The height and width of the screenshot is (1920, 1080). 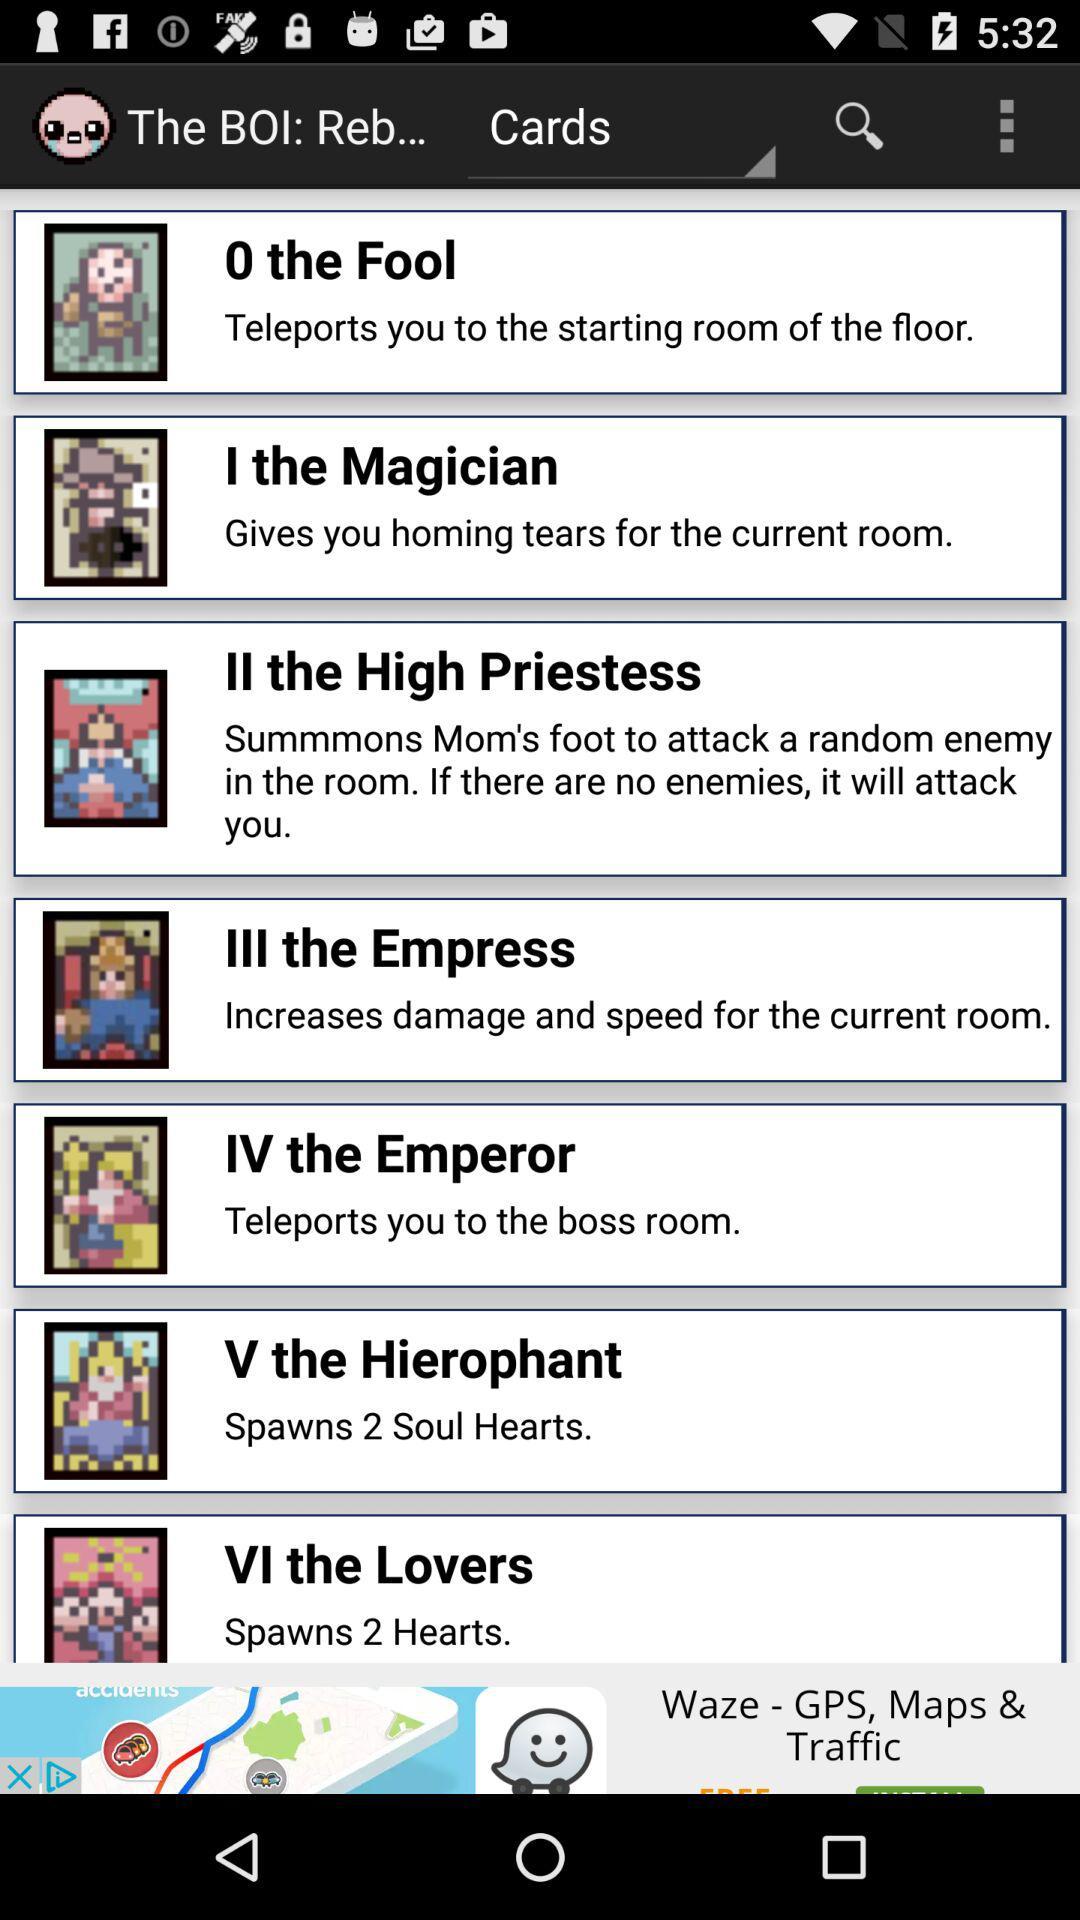 I want to click on advertisement, so click(x=540, y=1727).